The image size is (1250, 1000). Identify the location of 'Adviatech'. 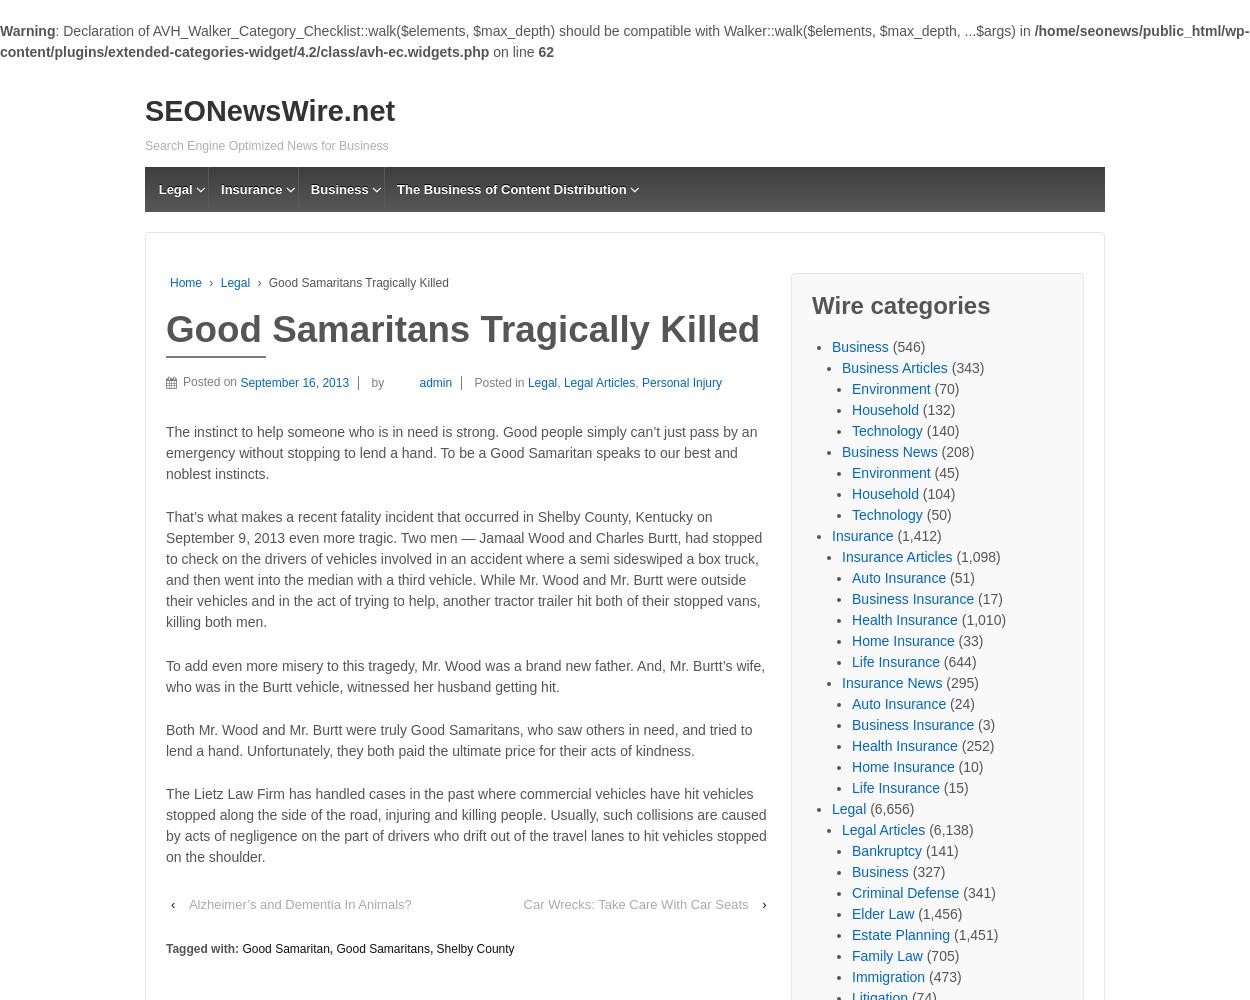
(421, 243).